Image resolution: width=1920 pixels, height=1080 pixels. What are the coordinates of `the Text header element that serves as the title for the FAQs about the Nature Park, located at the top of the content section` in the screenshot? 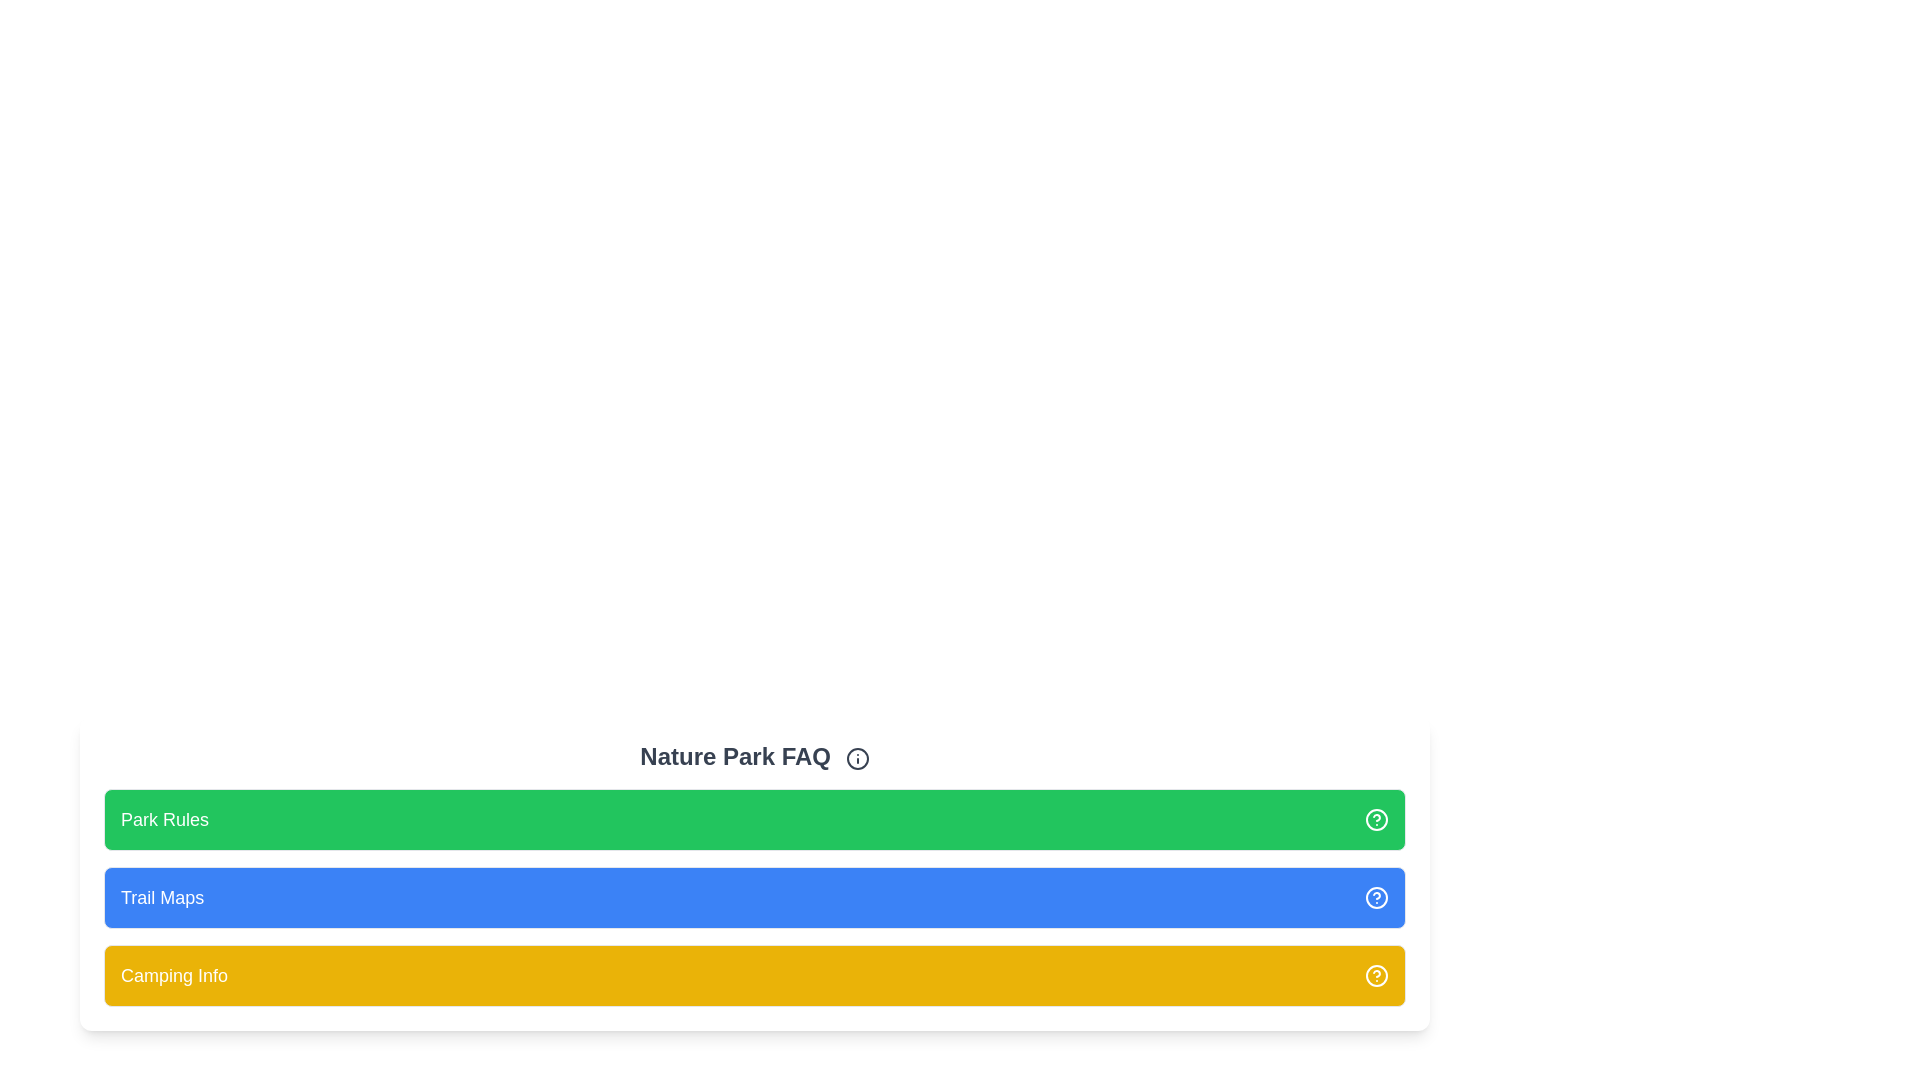 It's located at (753, 756).